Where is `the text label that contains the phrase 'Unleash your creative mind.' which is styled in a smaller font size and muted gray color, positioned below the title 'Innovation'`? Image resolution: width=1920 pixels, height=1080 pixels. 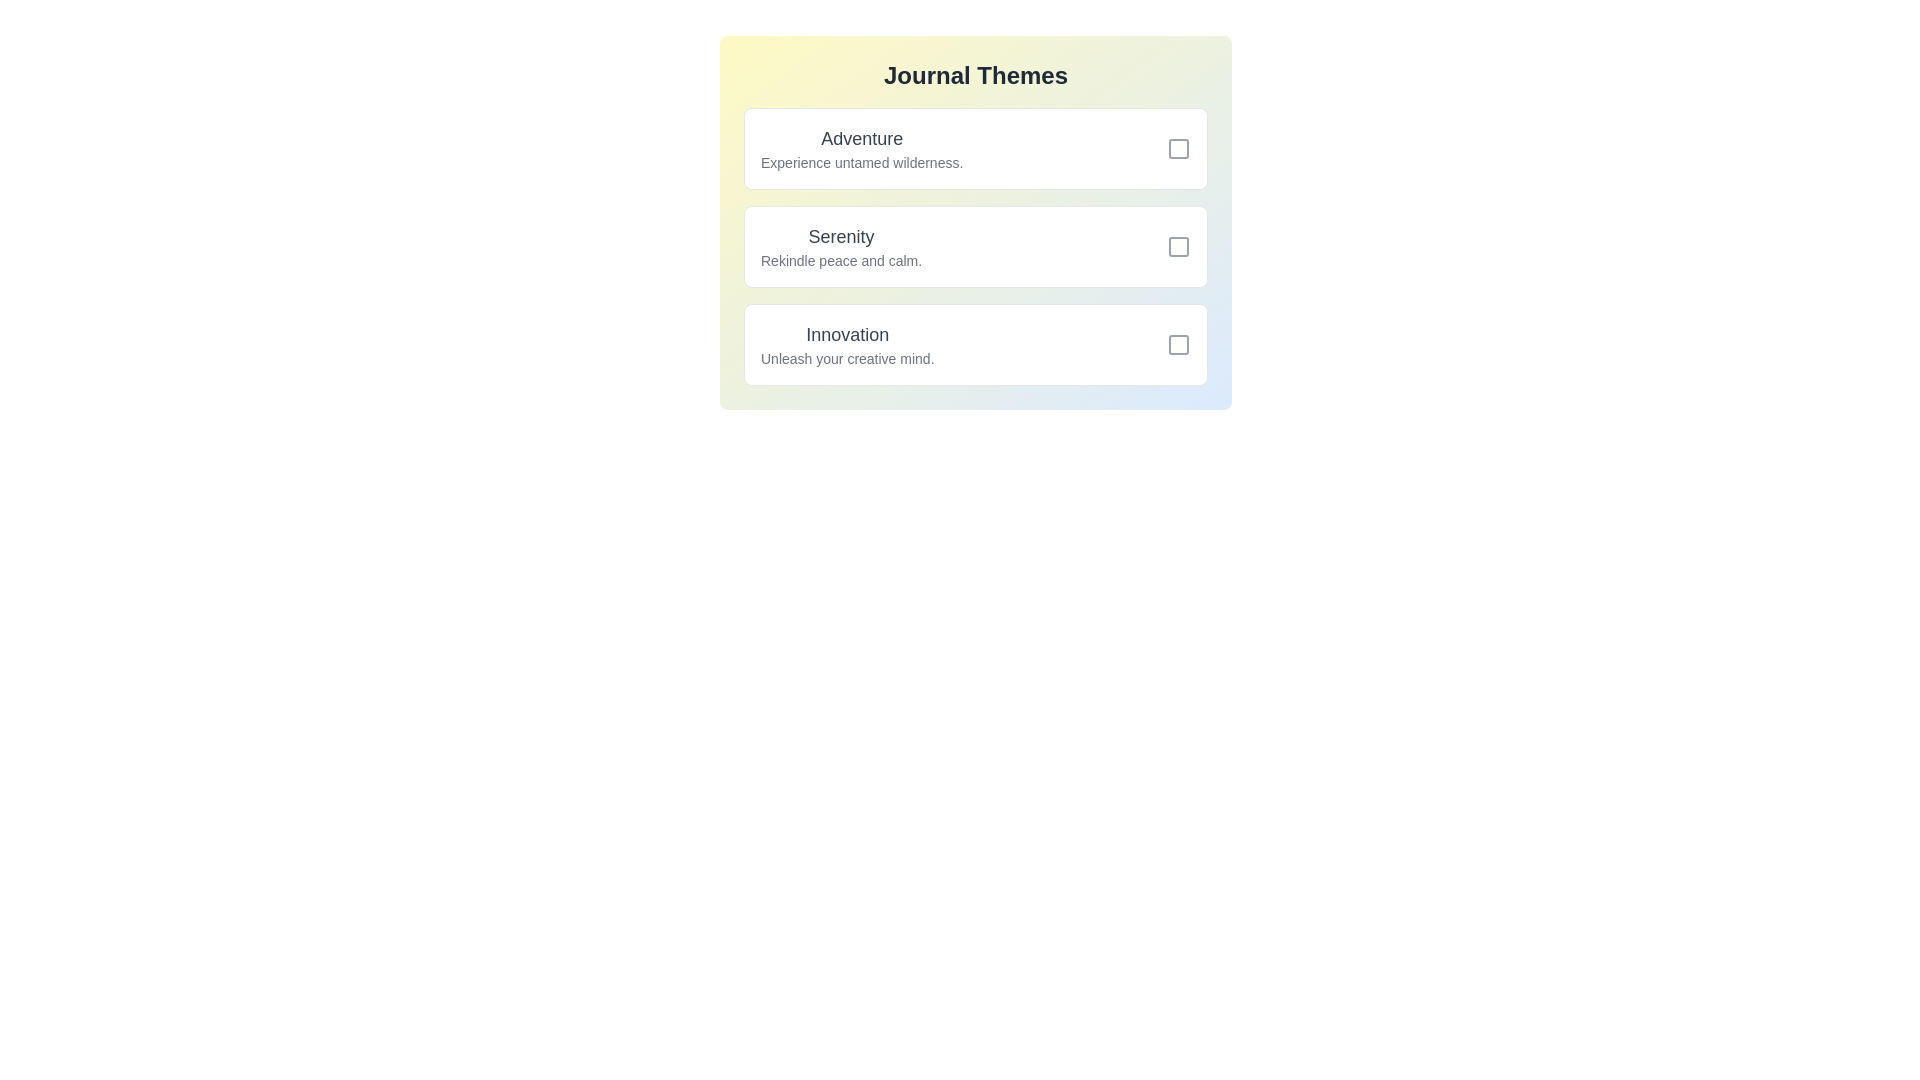 the text label that contains the phrase 'Unleash your creative mind.' which is styled in a smaller font size and muted gray color, positioned below the title 'Innovation' is located at coordinates (847, 357).